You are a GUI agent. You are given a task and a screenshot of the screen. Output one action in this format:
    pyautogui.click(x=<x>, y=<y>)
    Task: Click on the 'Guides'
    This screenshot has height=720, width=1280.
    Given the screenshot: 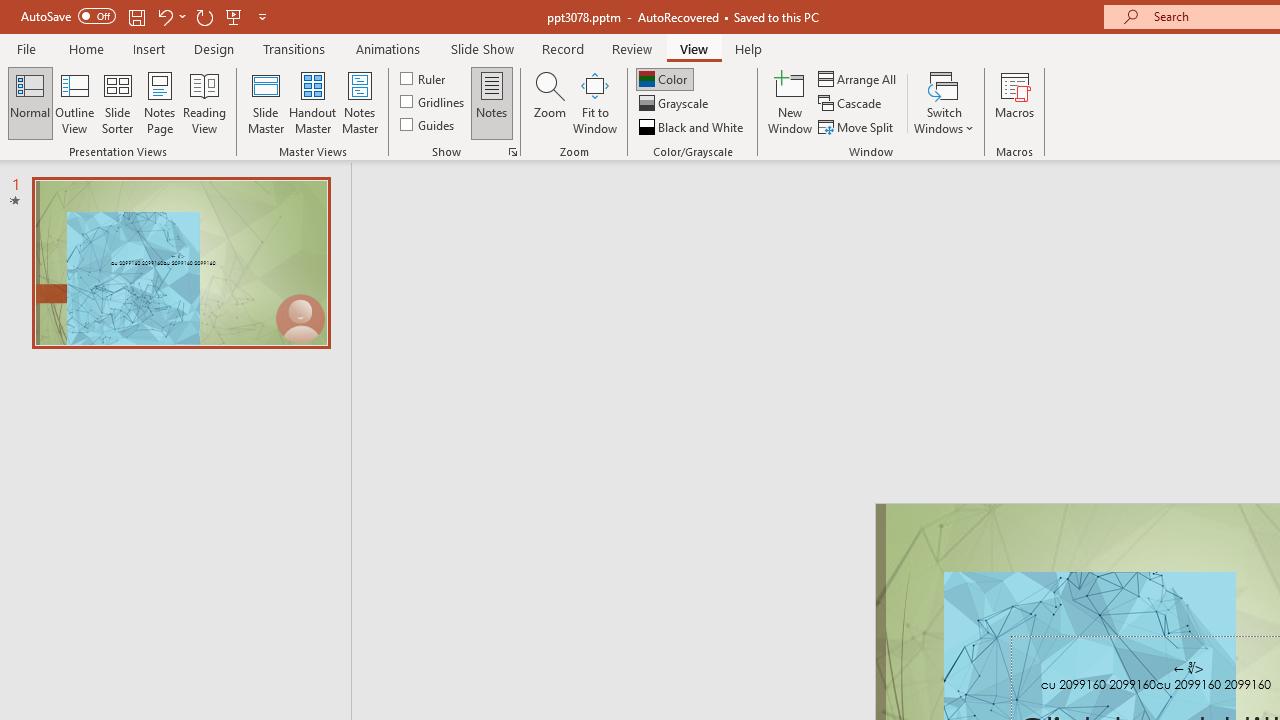 What is the action you would take?
    pyautogui.click(x=427, y=124)
    